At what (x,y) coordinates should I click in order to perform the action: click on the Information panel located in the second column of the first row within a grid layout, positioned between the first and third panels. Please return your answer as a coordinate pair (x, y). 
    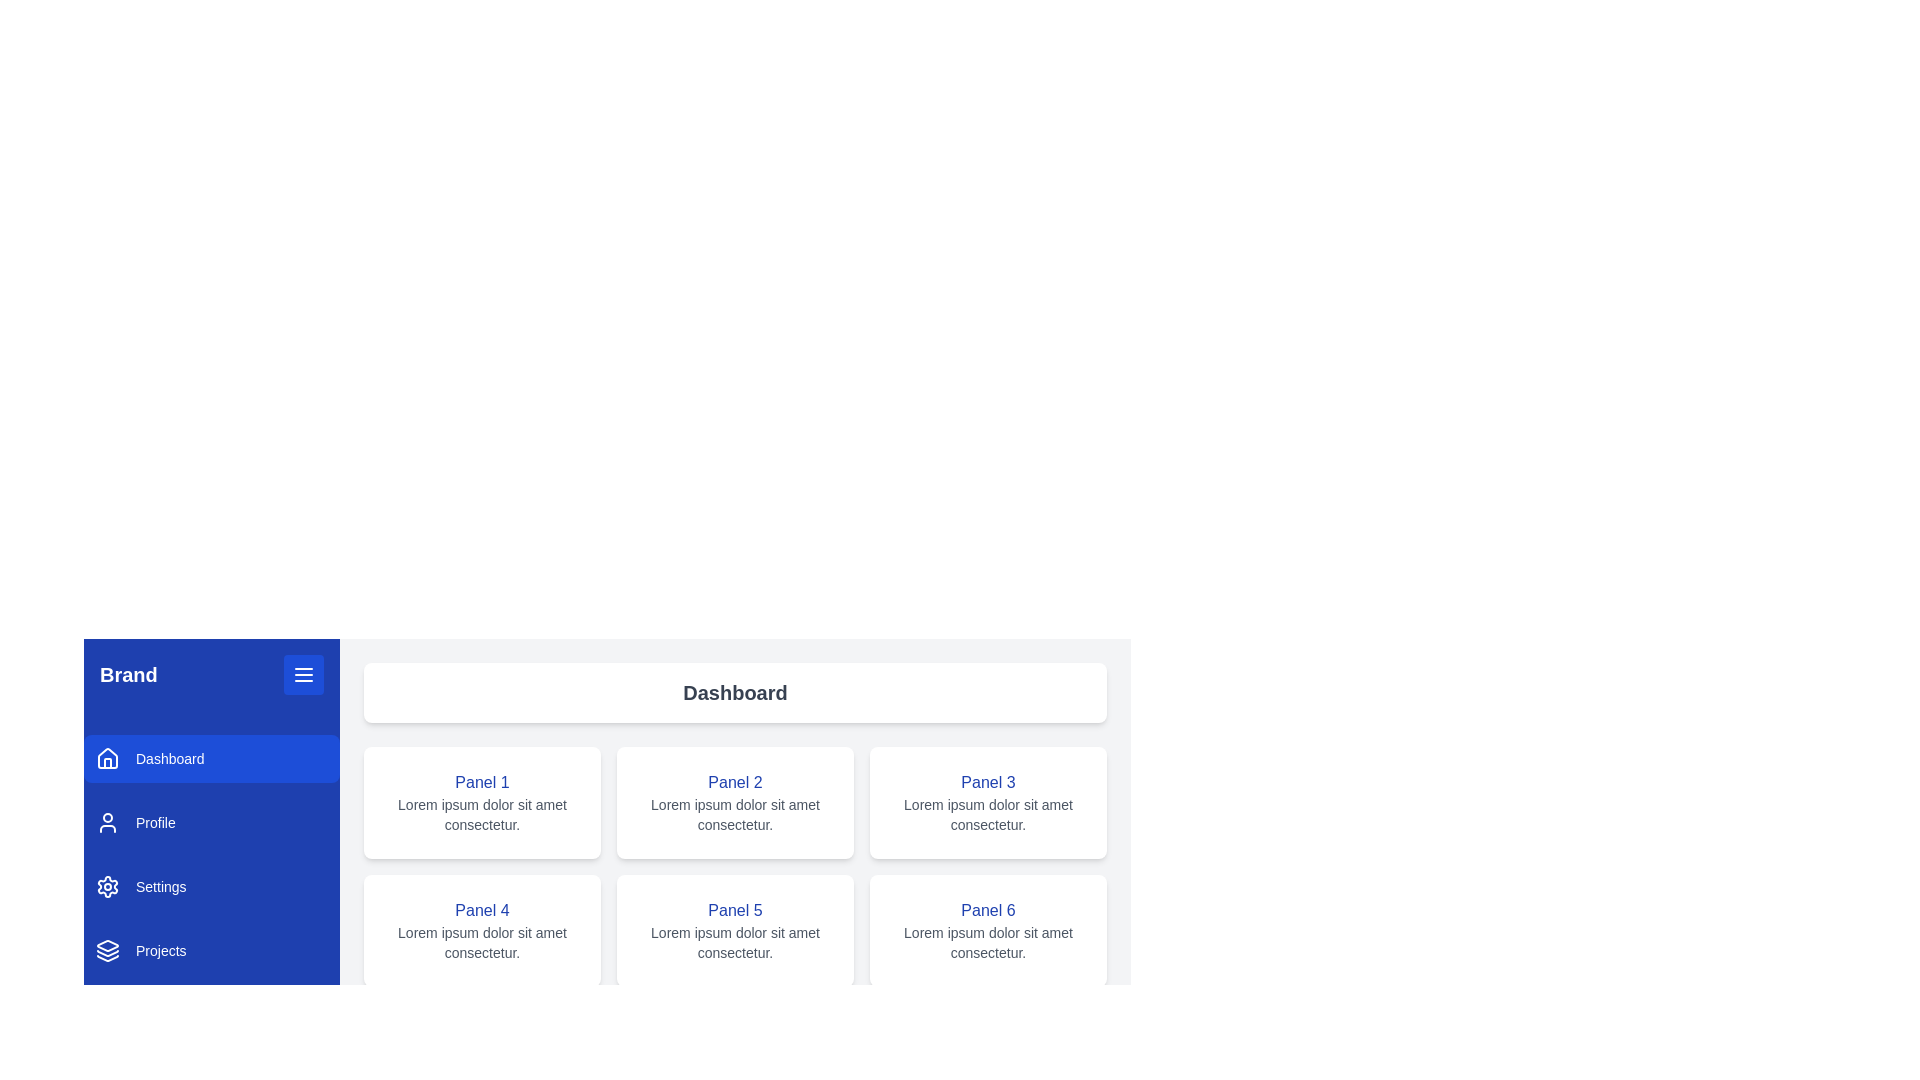
    Looking at the image, I should click on (734, 801).